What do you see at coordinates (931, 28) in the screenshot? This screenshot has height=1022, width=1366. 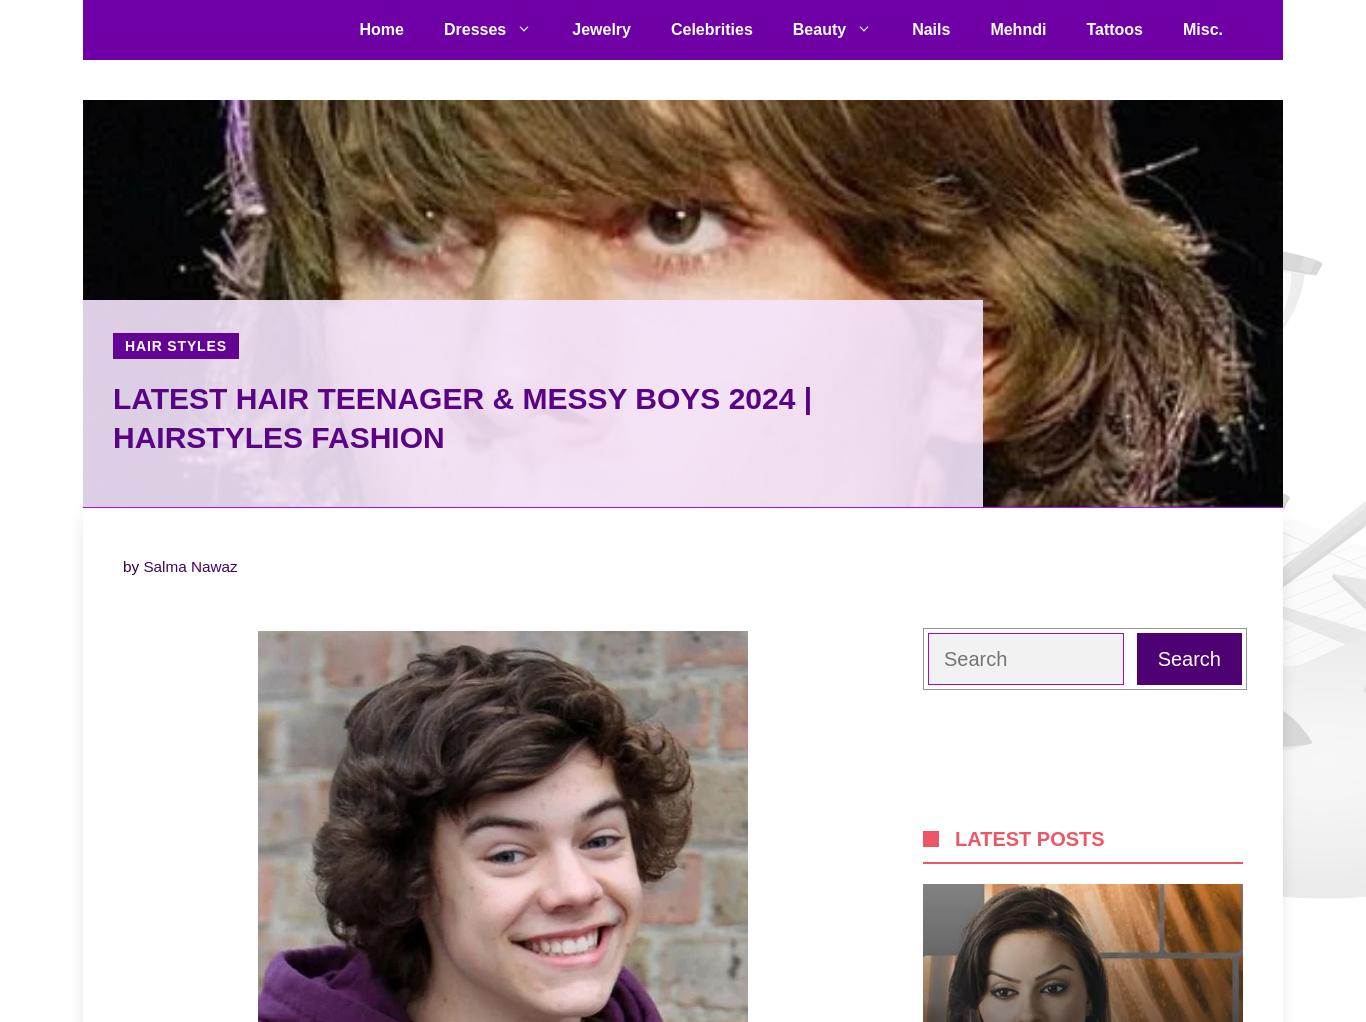 I see `'Nails'` at bounding box center [931, 28].